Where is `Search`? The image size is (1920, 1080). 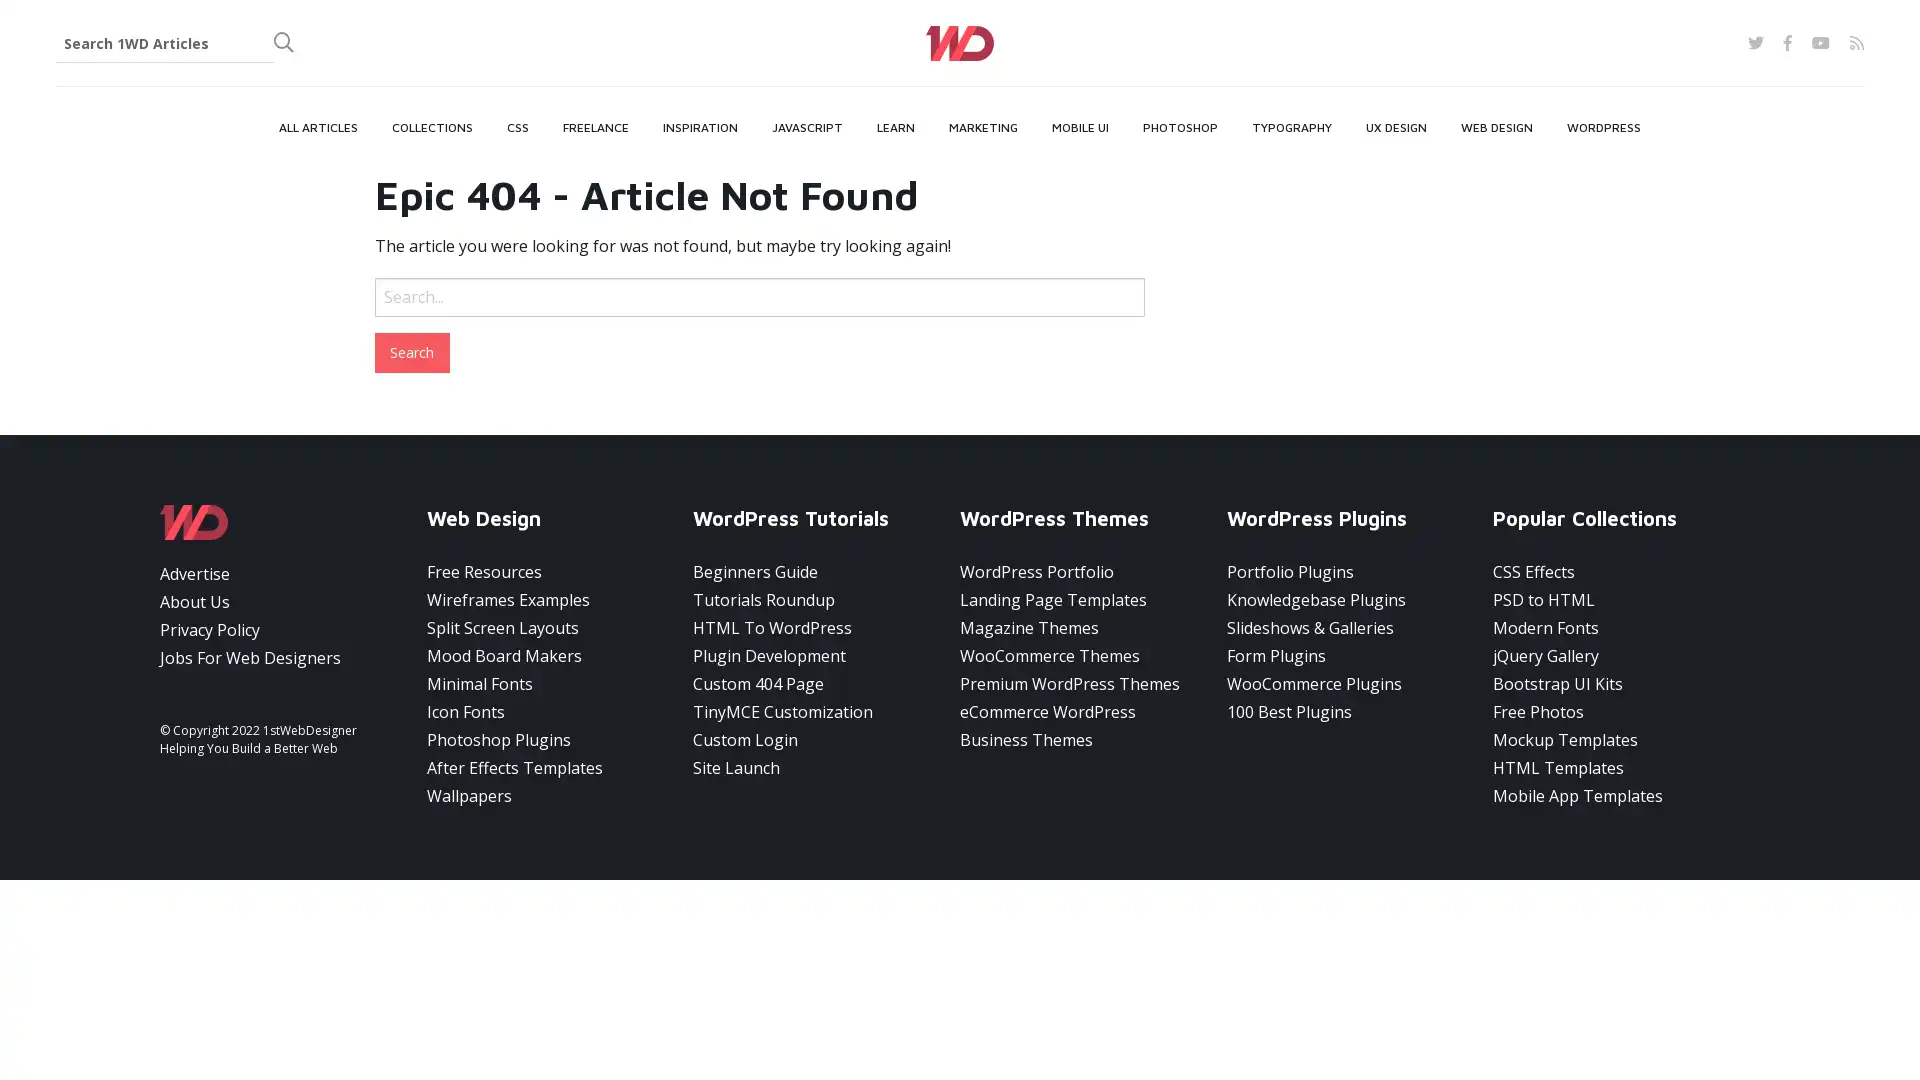 Search is located at coordinates (411, 350).